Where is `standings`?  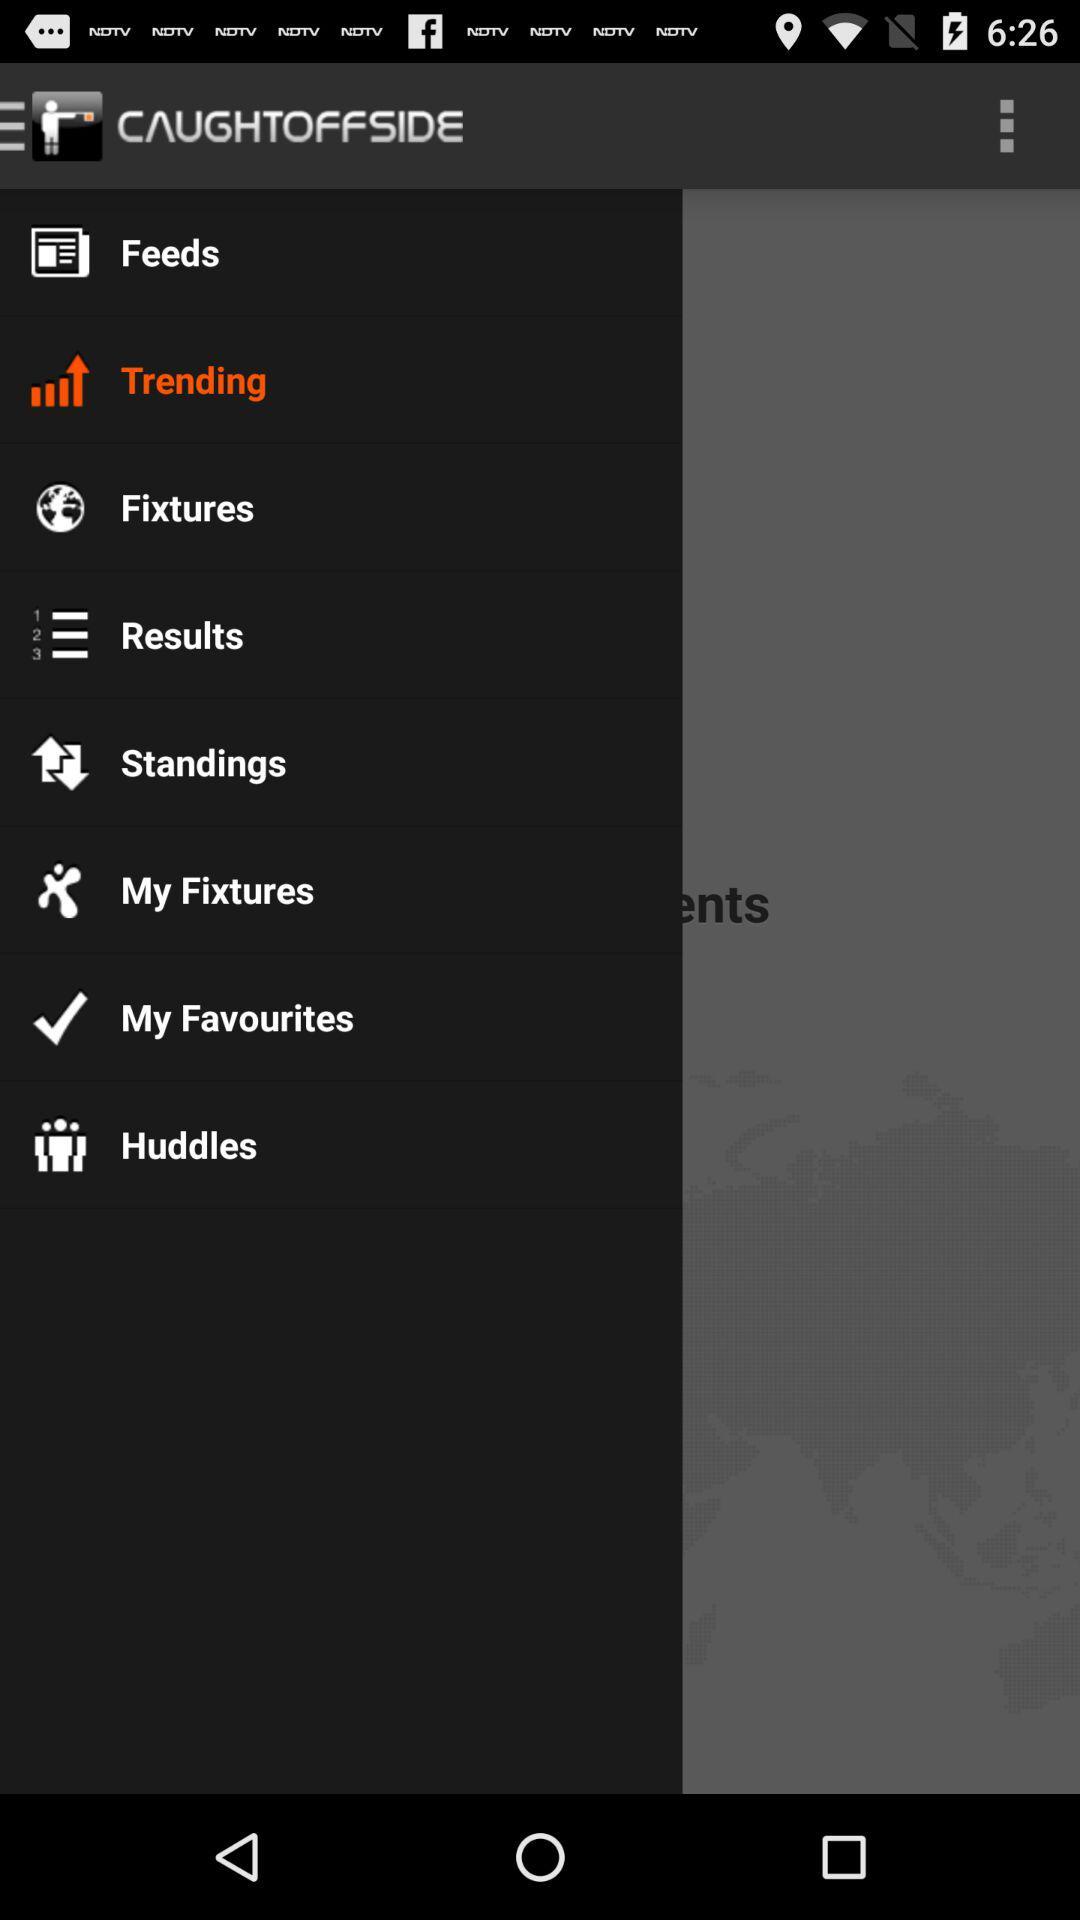 standings is located at coordinates (187, 761).